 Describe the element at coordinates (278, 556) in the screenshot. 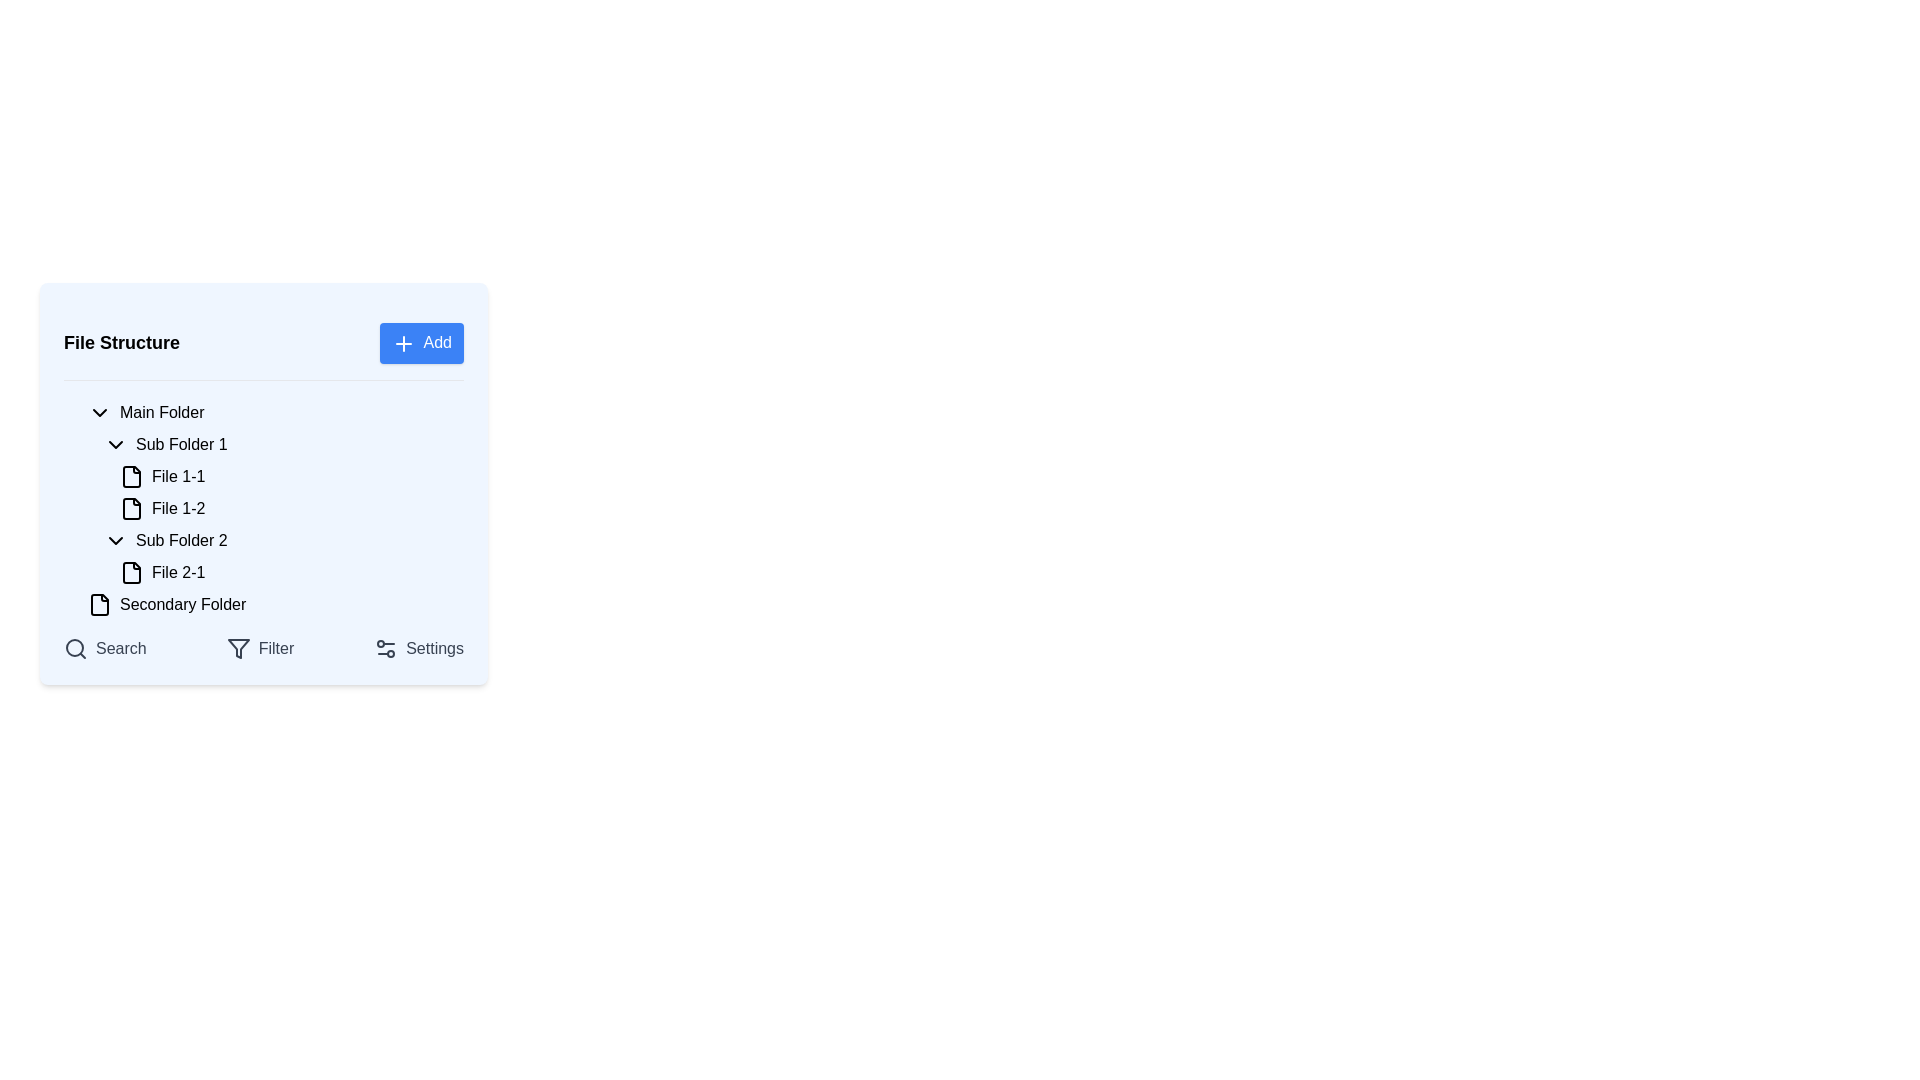

I see `the text 'File 2-1' along with its file icon from 'Sub Folder 2'` at that location.